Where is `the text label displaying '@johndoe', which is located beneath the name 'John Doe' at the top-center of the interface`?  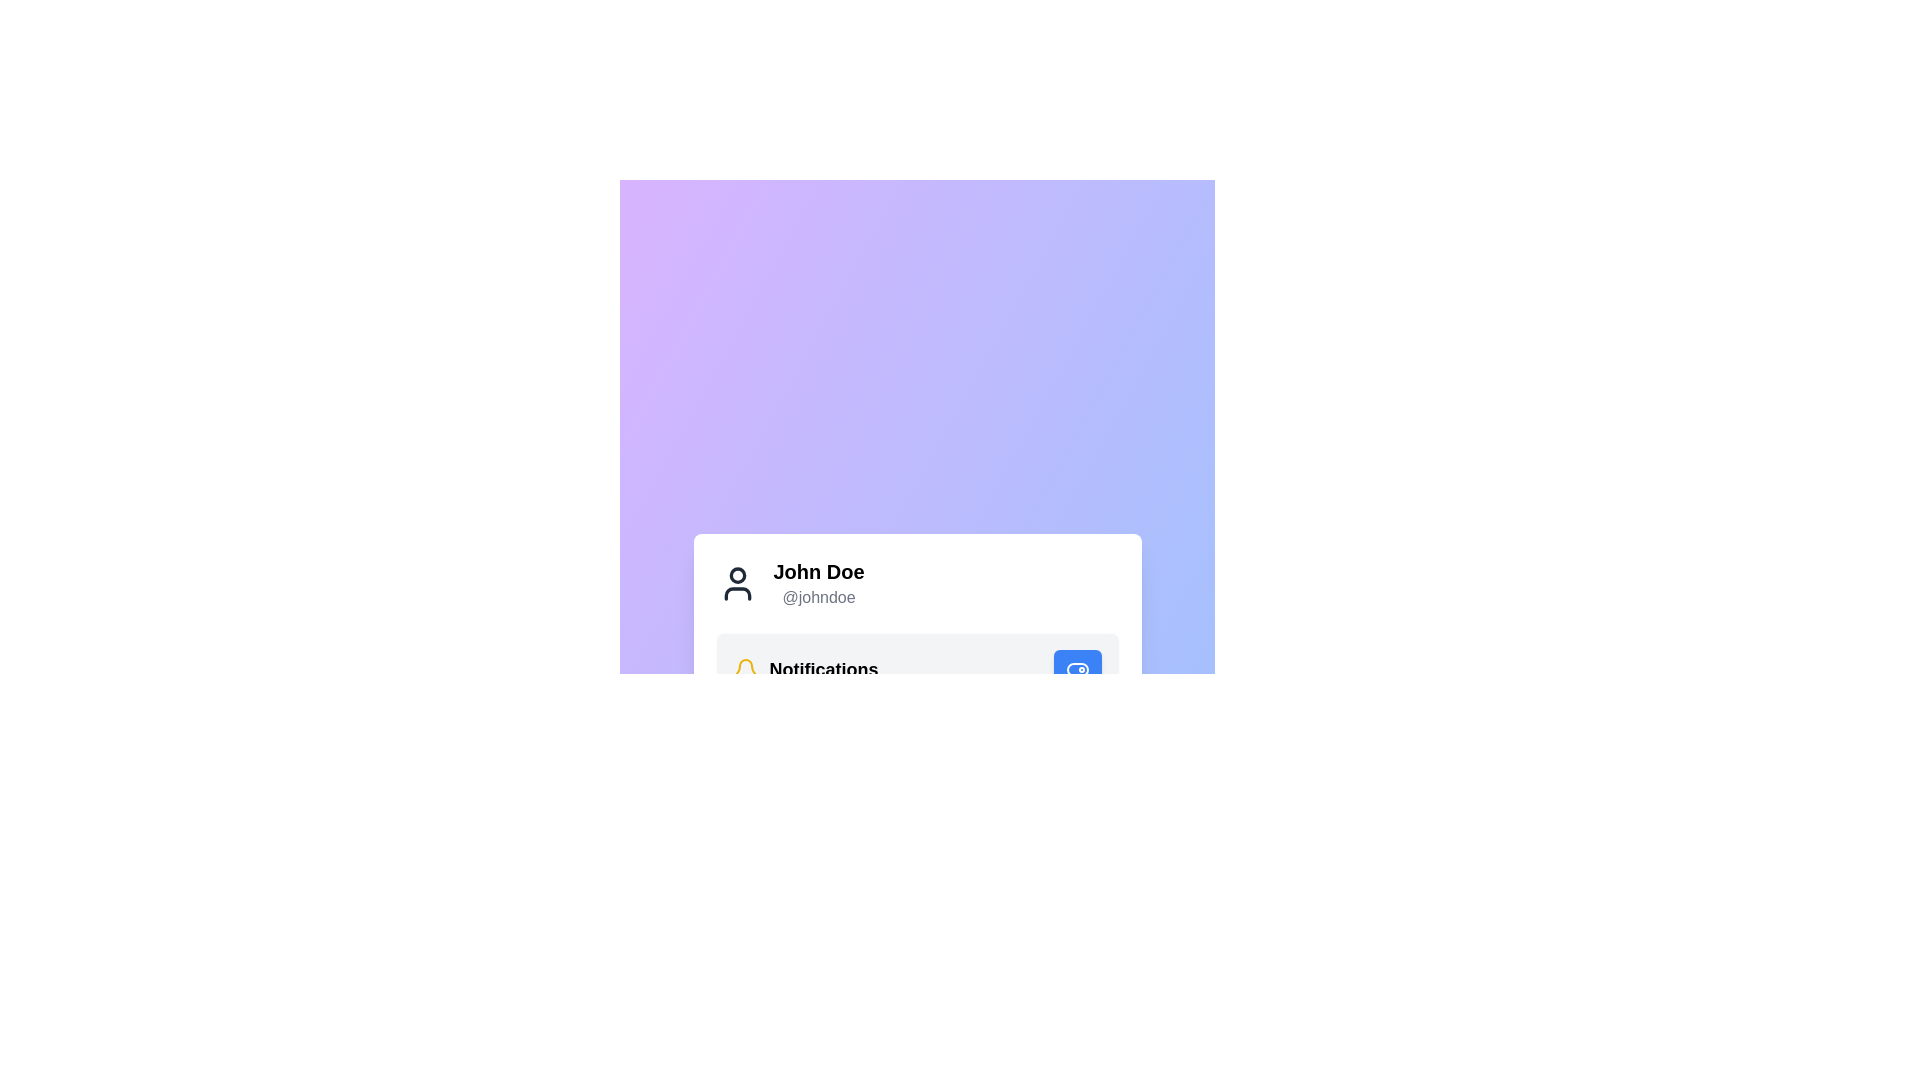 the text label displaying '@johndoe', which is located beneath the name 'John Doe' at the top-center of the interface is located at coordinates (819, 596).